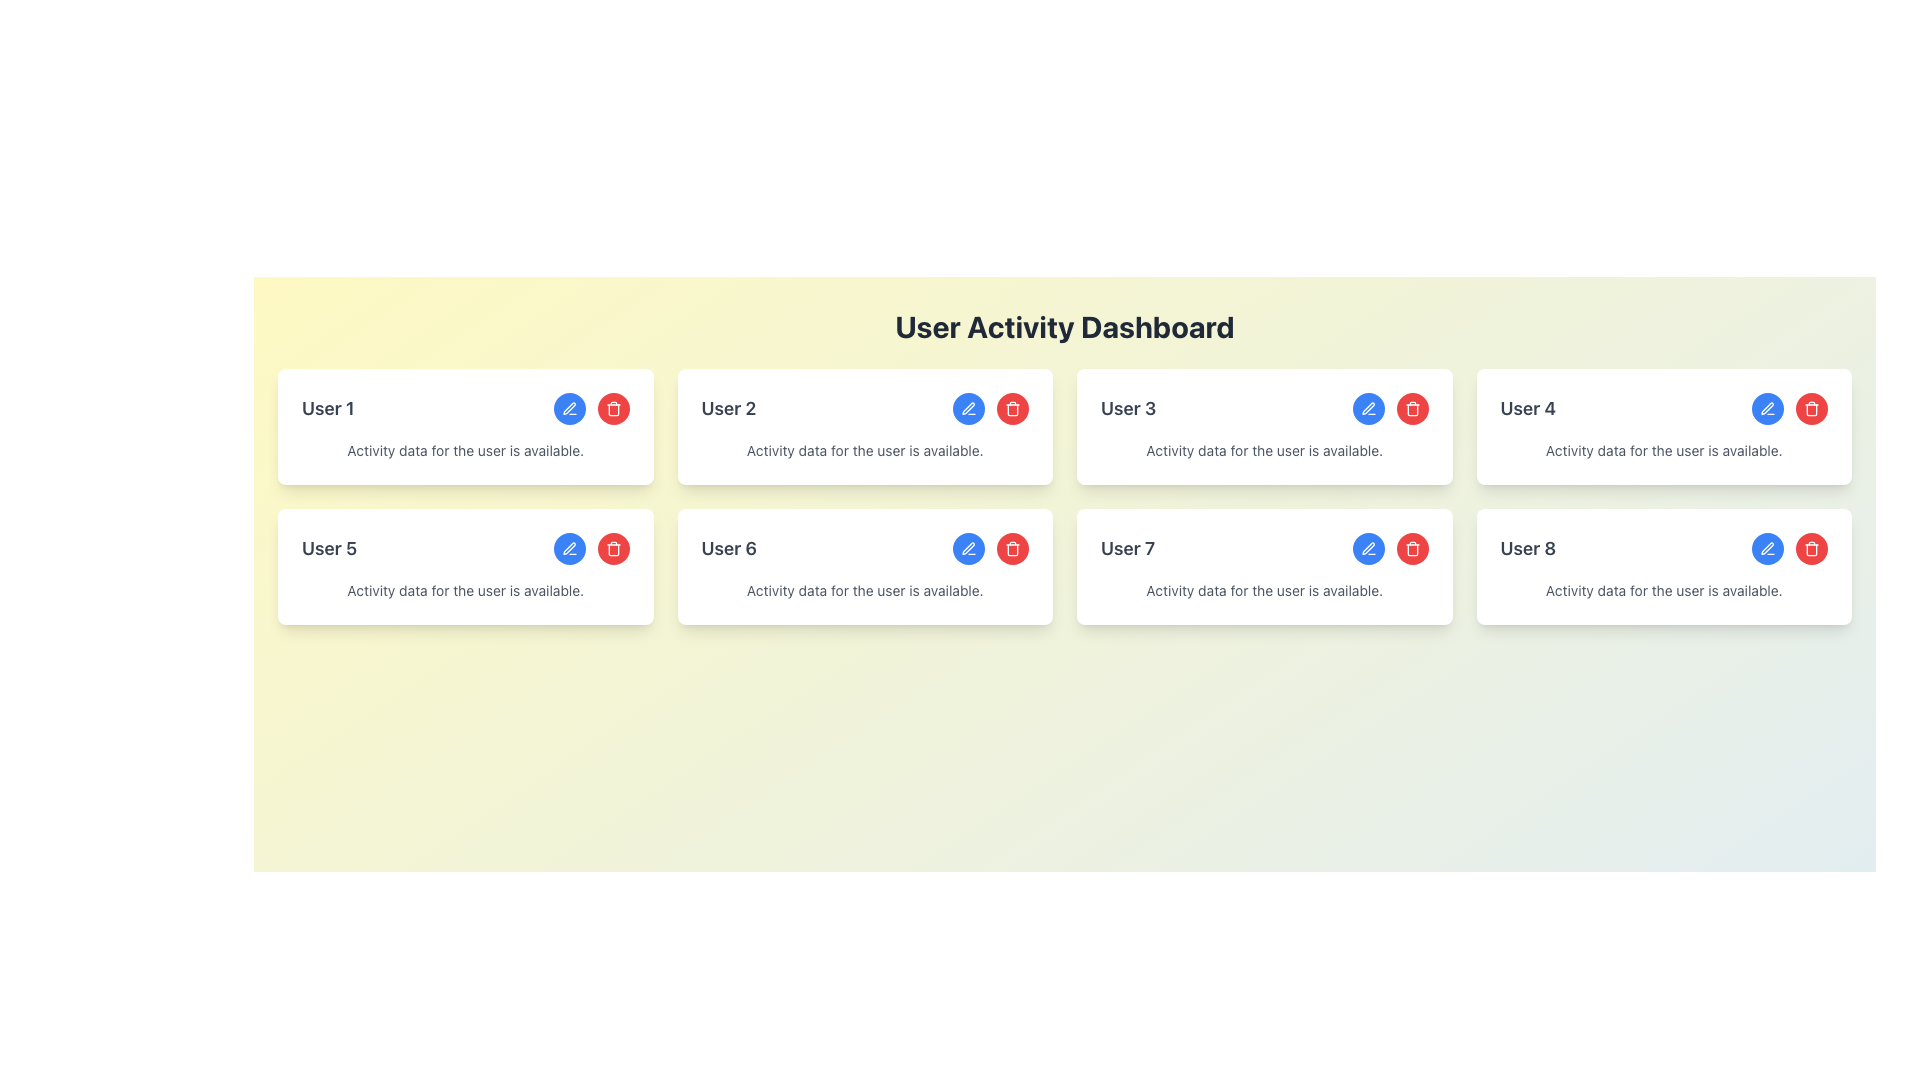  I want to click on the user activity card that provides options to edit or delete user records, located in the second row, first column of the grid layout, so click(464, 567).